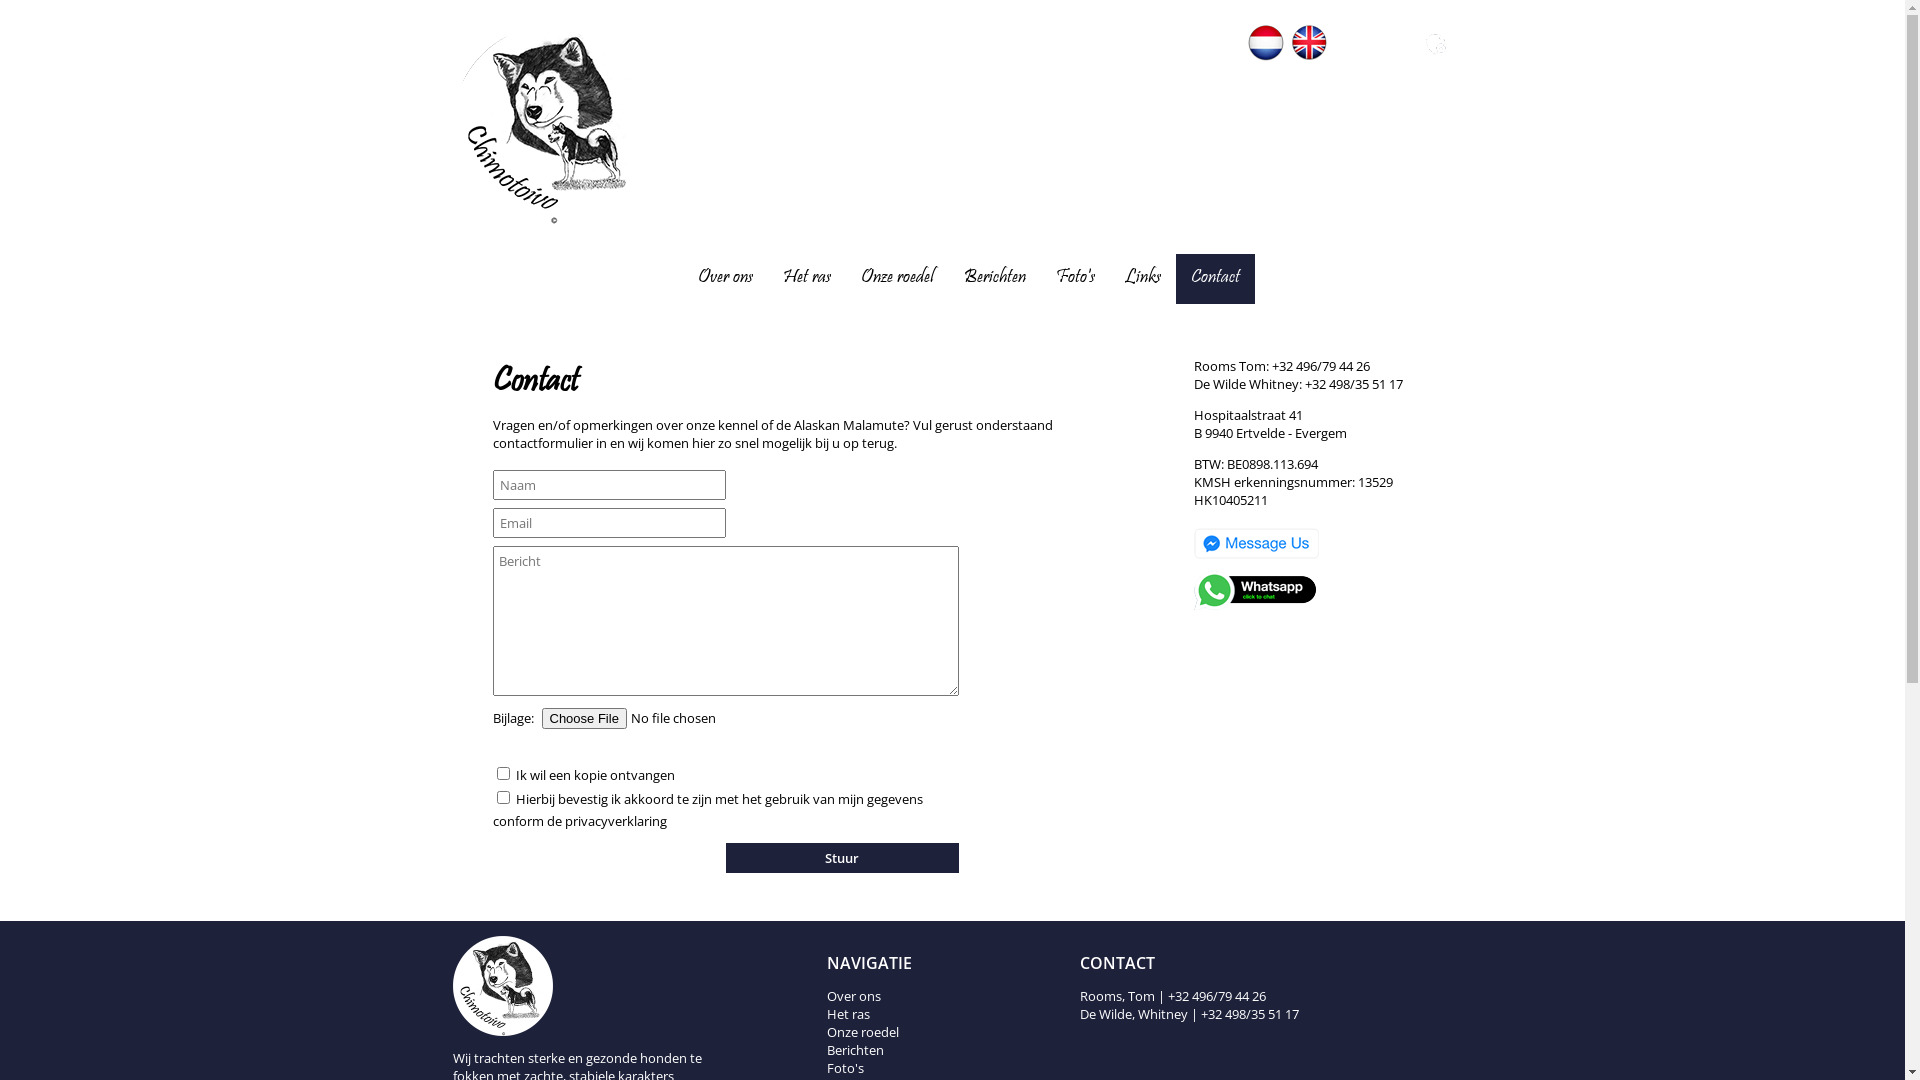 The image size is (1920, 1080). Describe the element at coordinates (895, 278) in the screenshot. I see `'Onze roedel'` at that location.